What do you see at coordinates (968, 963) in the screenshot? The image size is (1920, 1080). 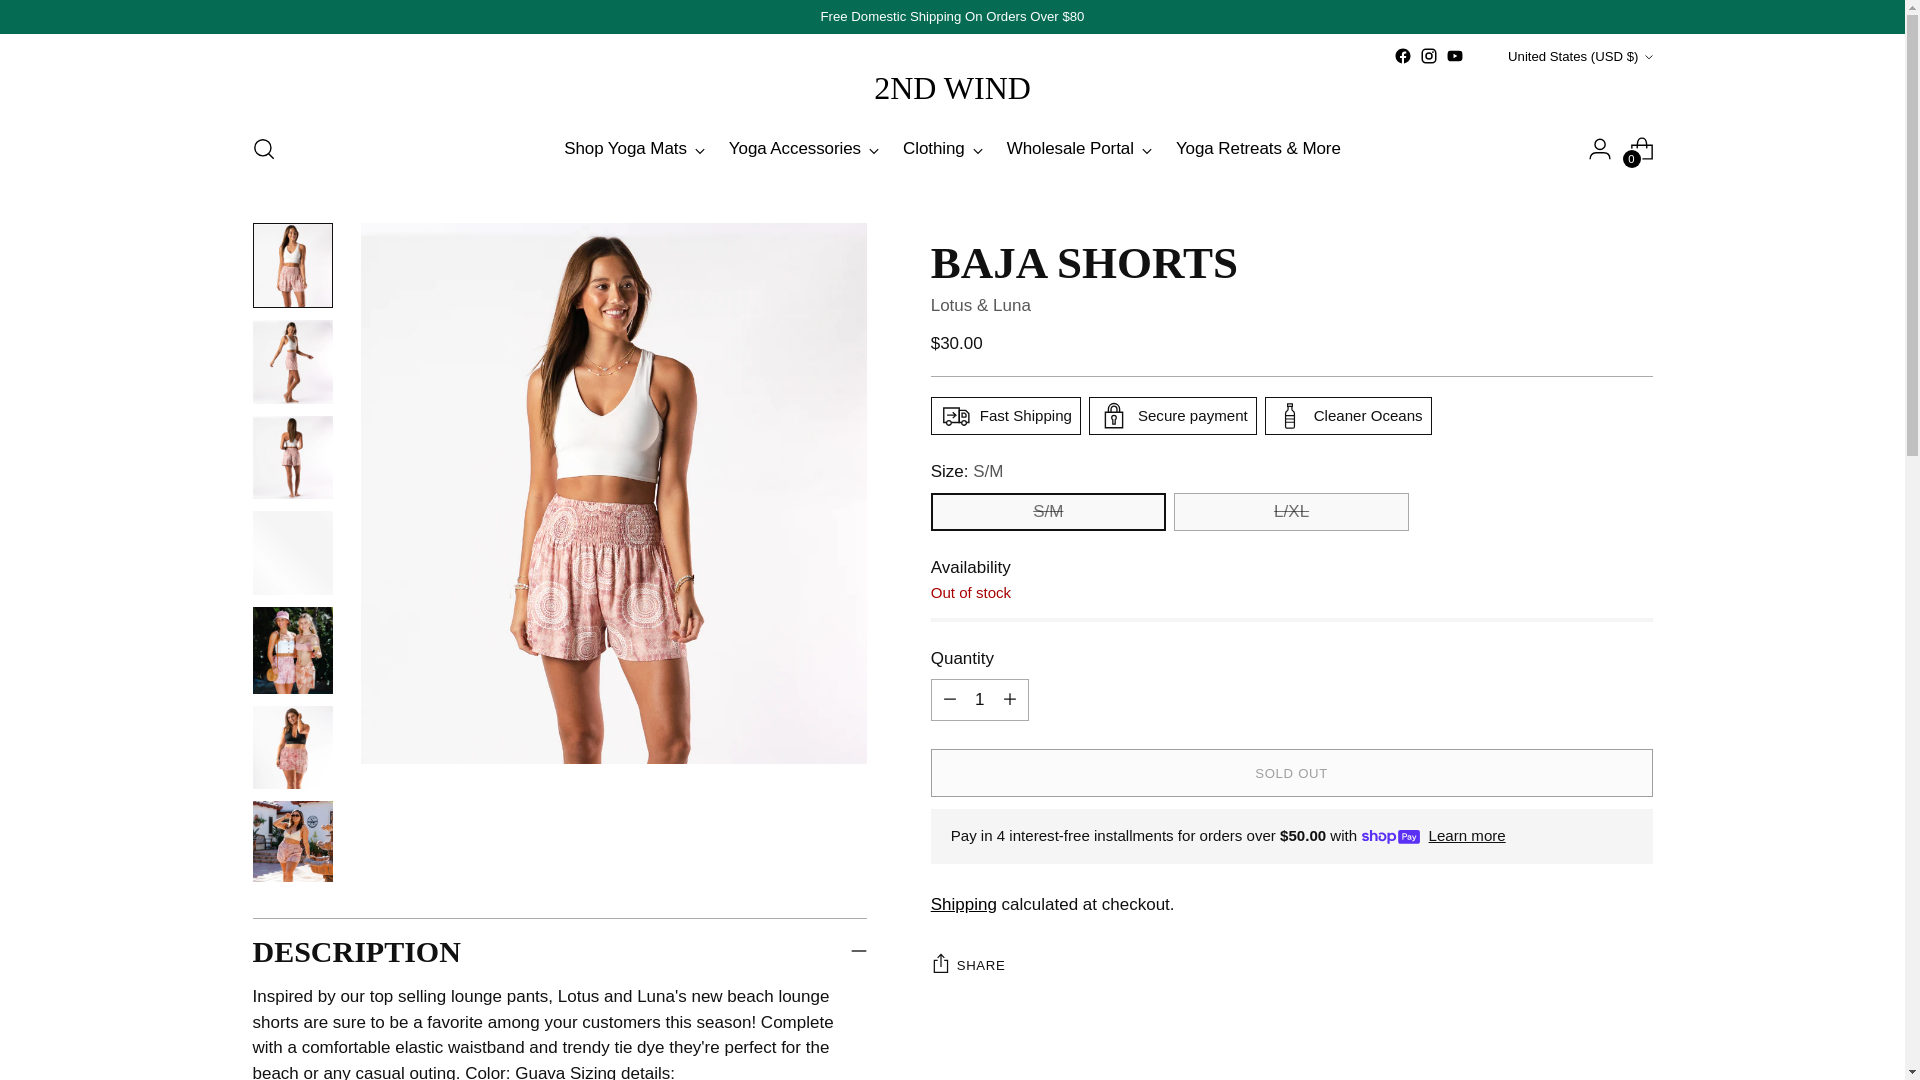 I see `'SHARE'` at bounding box center [968, 963].